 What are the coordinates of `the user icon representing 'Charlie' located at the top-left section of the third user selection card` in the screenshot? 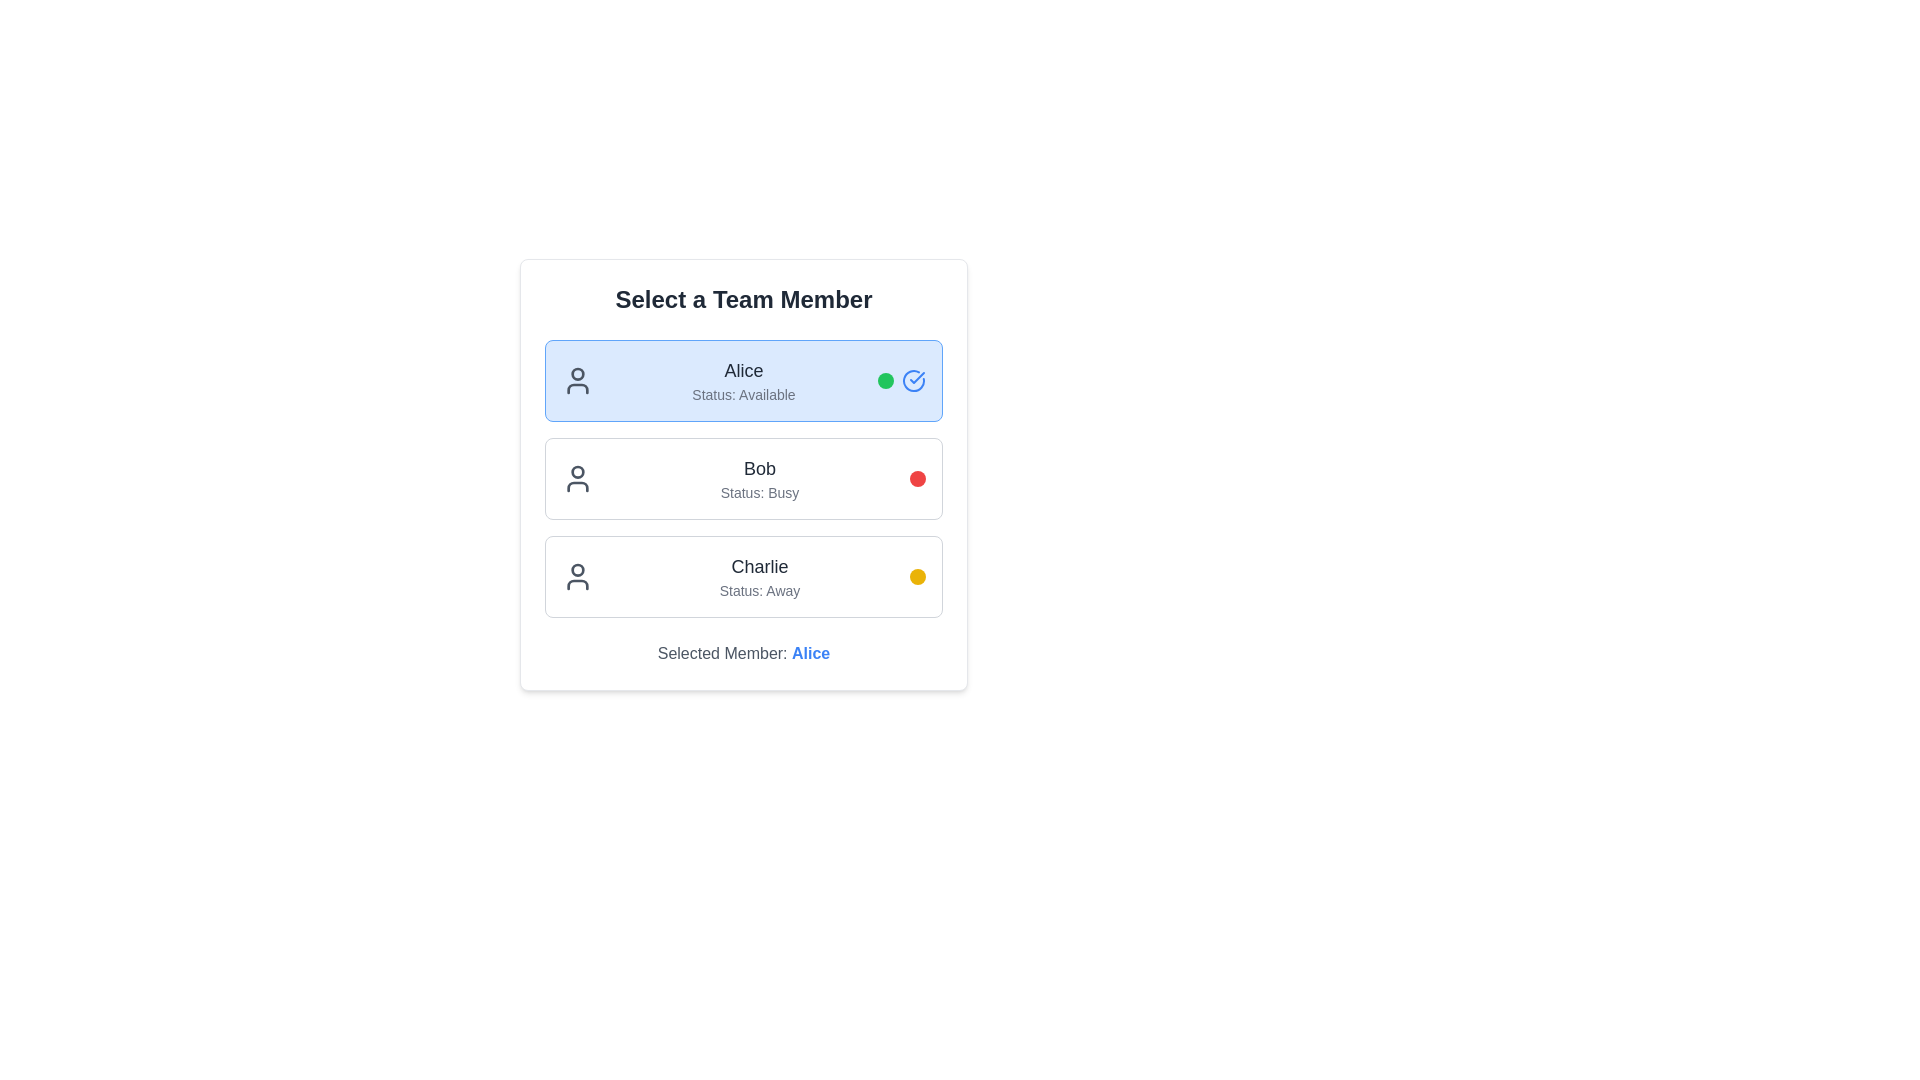 It's located at (576, 585).